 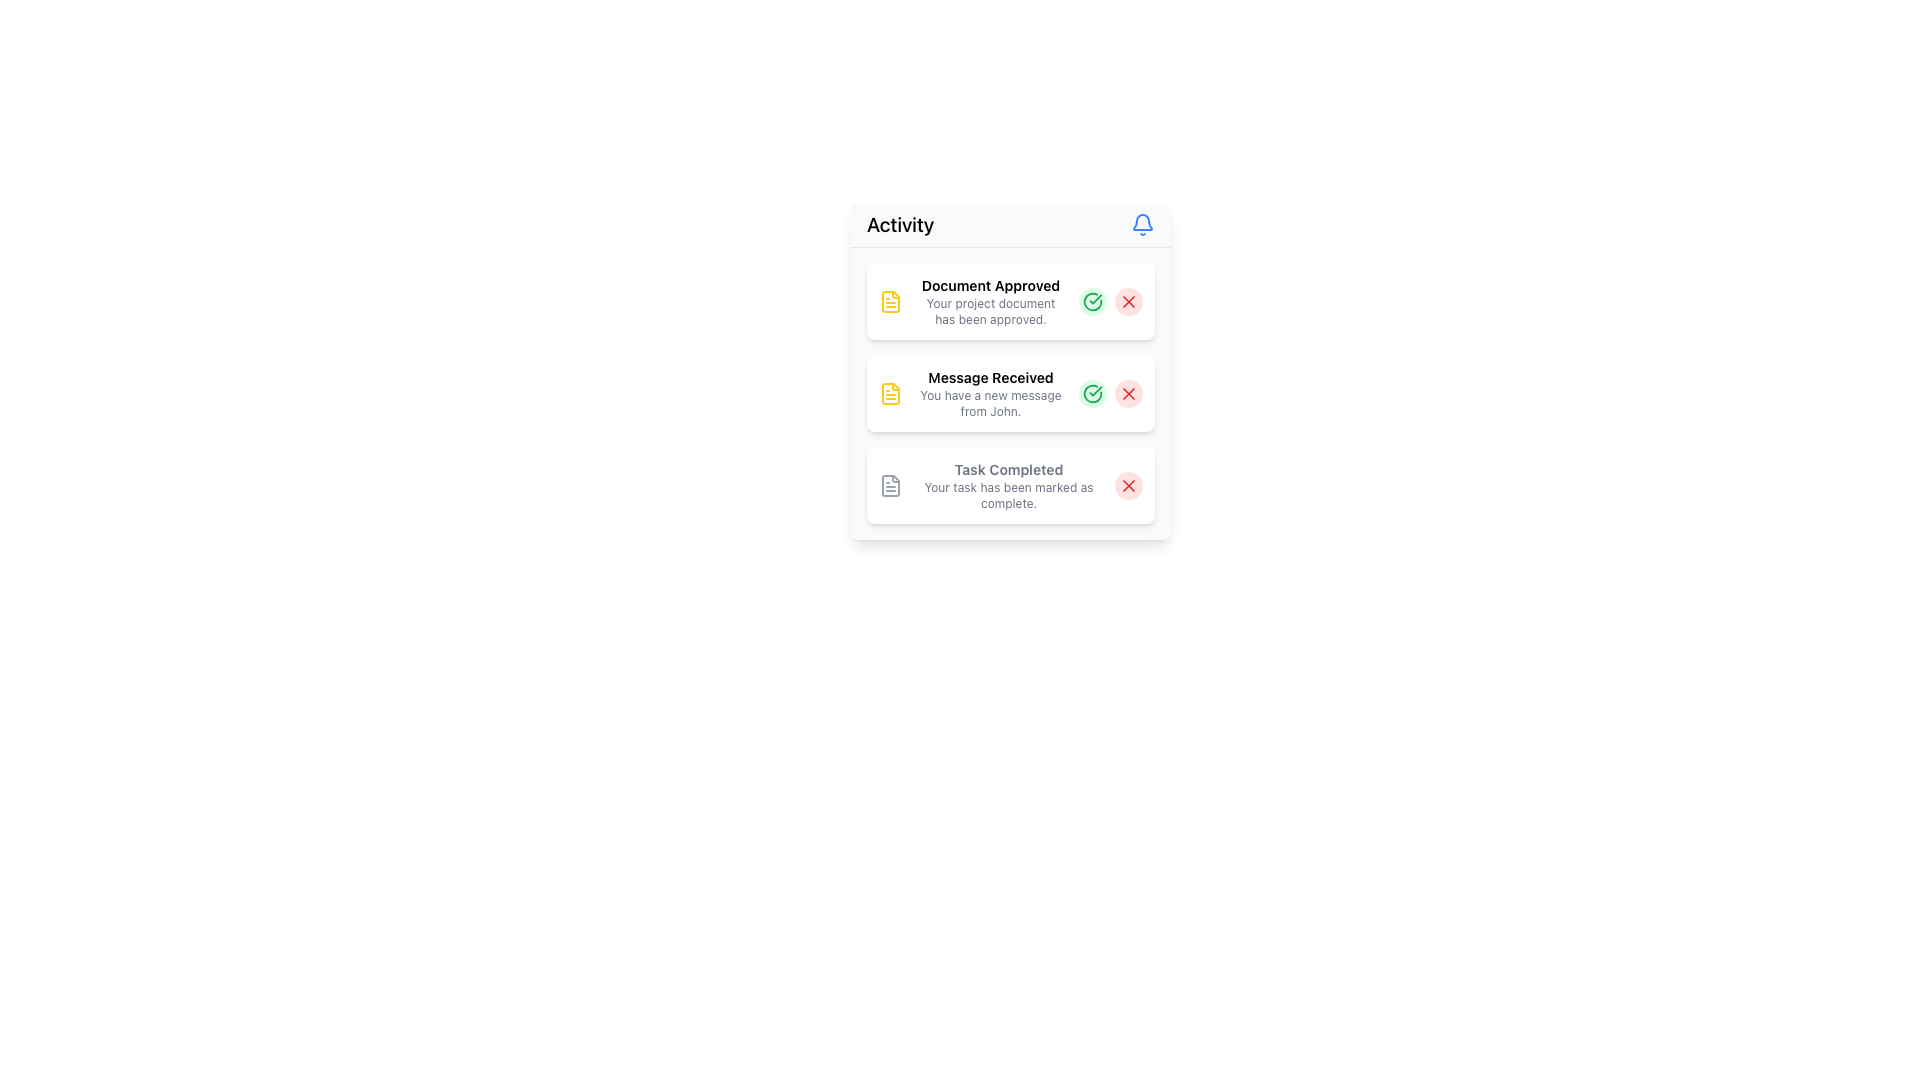 I want to click on the circular green icon button with a checkmark graphic located in the 'Activity' list, to confirm or approve the associated item, so click(x=1092, y=393).